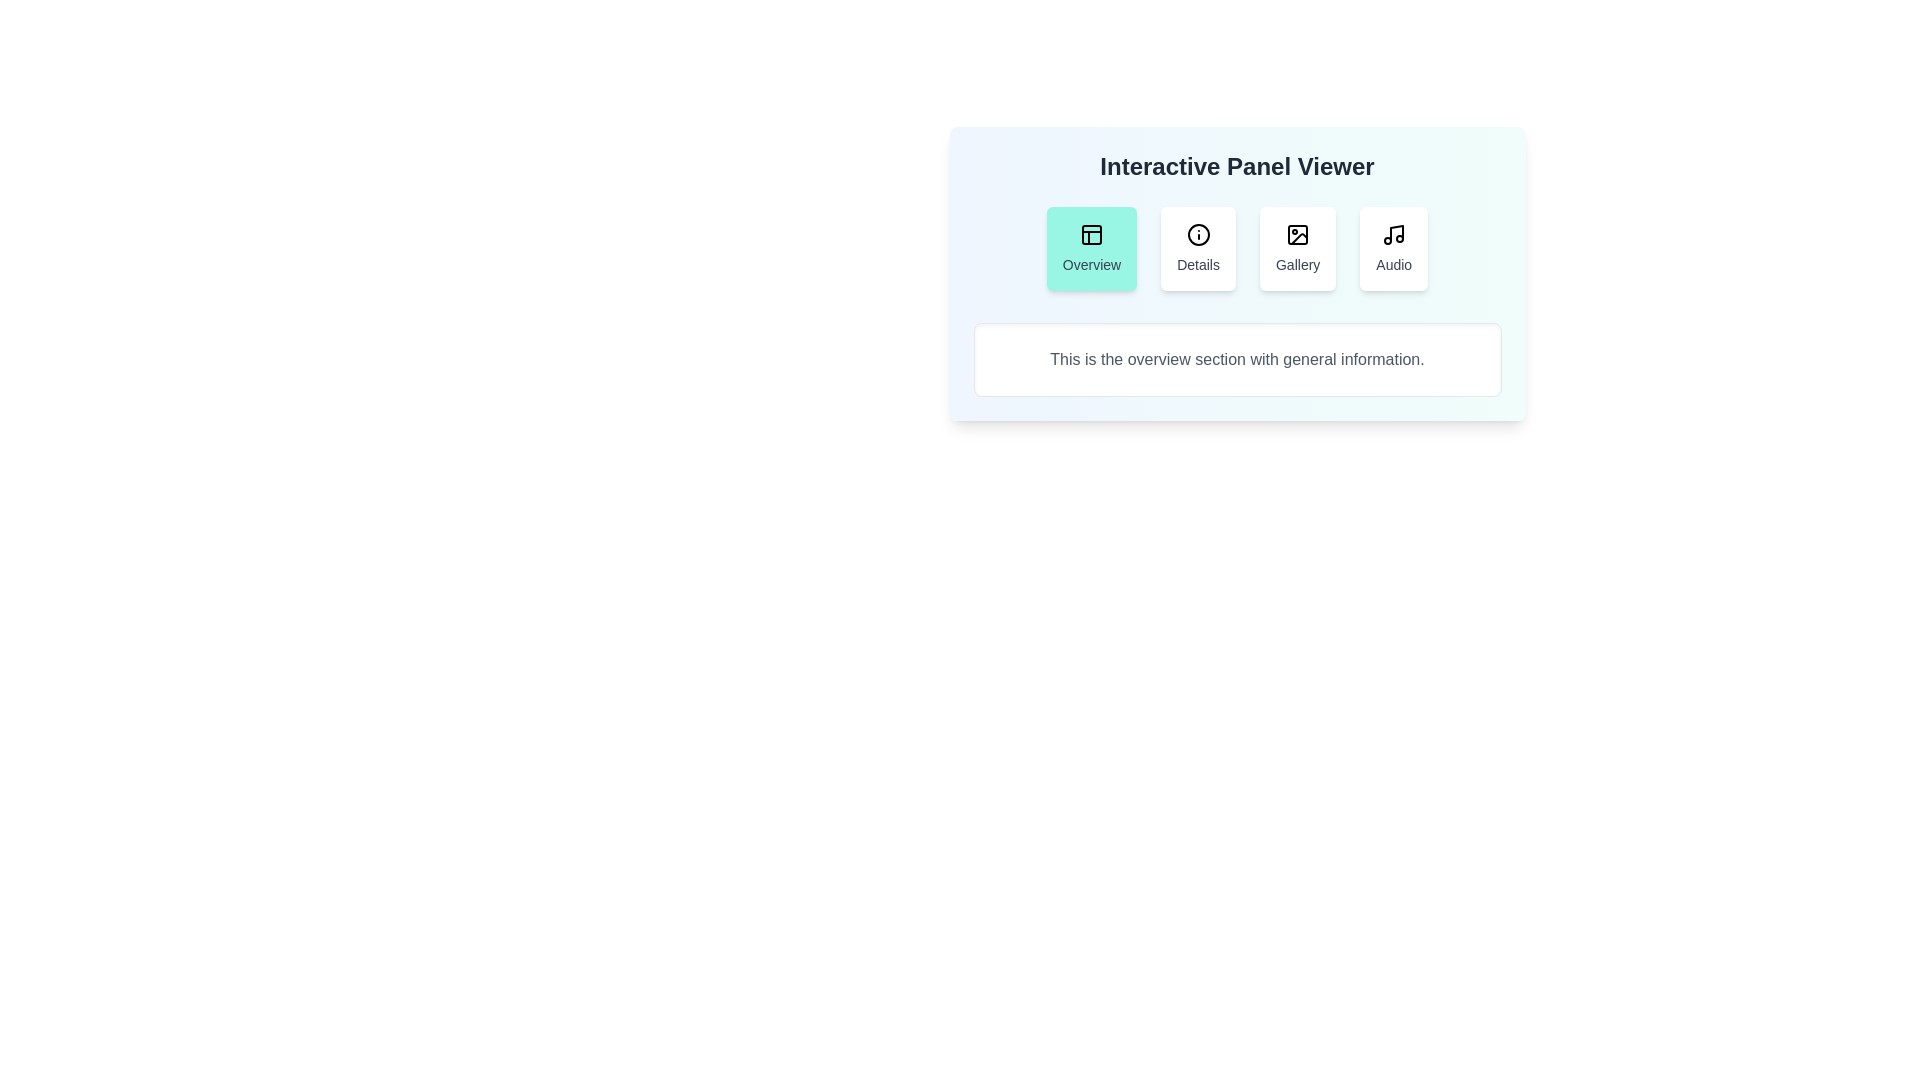 This screenshot has height=1080, width=1920. Describe the element at coordinates (1198, 234) in the screenshot. I see `the circular outline of the 'info' icon, which is styled with a black stroke and is positioned at the center of the 'info' icon in the top section of the interface` at that location.